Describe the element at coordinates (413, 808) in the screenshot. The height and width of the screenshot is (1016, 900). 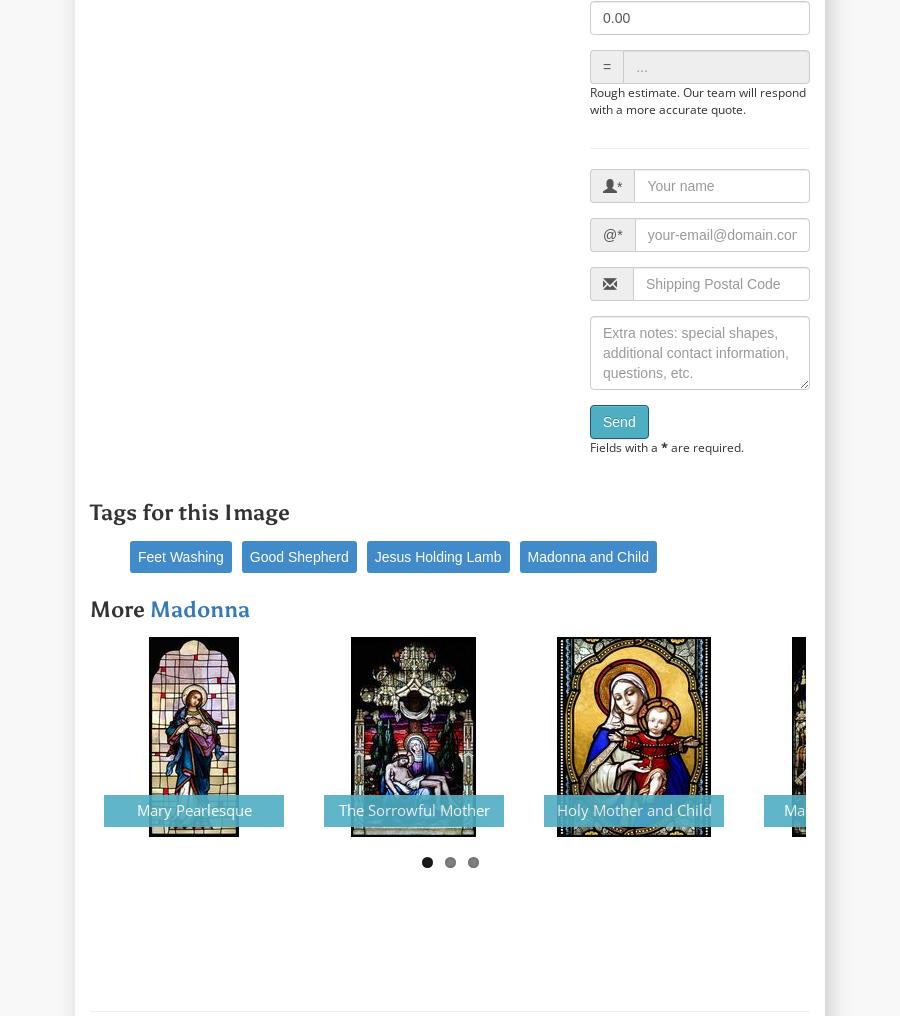
I see `'The Sorrowful Mother'` at that location.